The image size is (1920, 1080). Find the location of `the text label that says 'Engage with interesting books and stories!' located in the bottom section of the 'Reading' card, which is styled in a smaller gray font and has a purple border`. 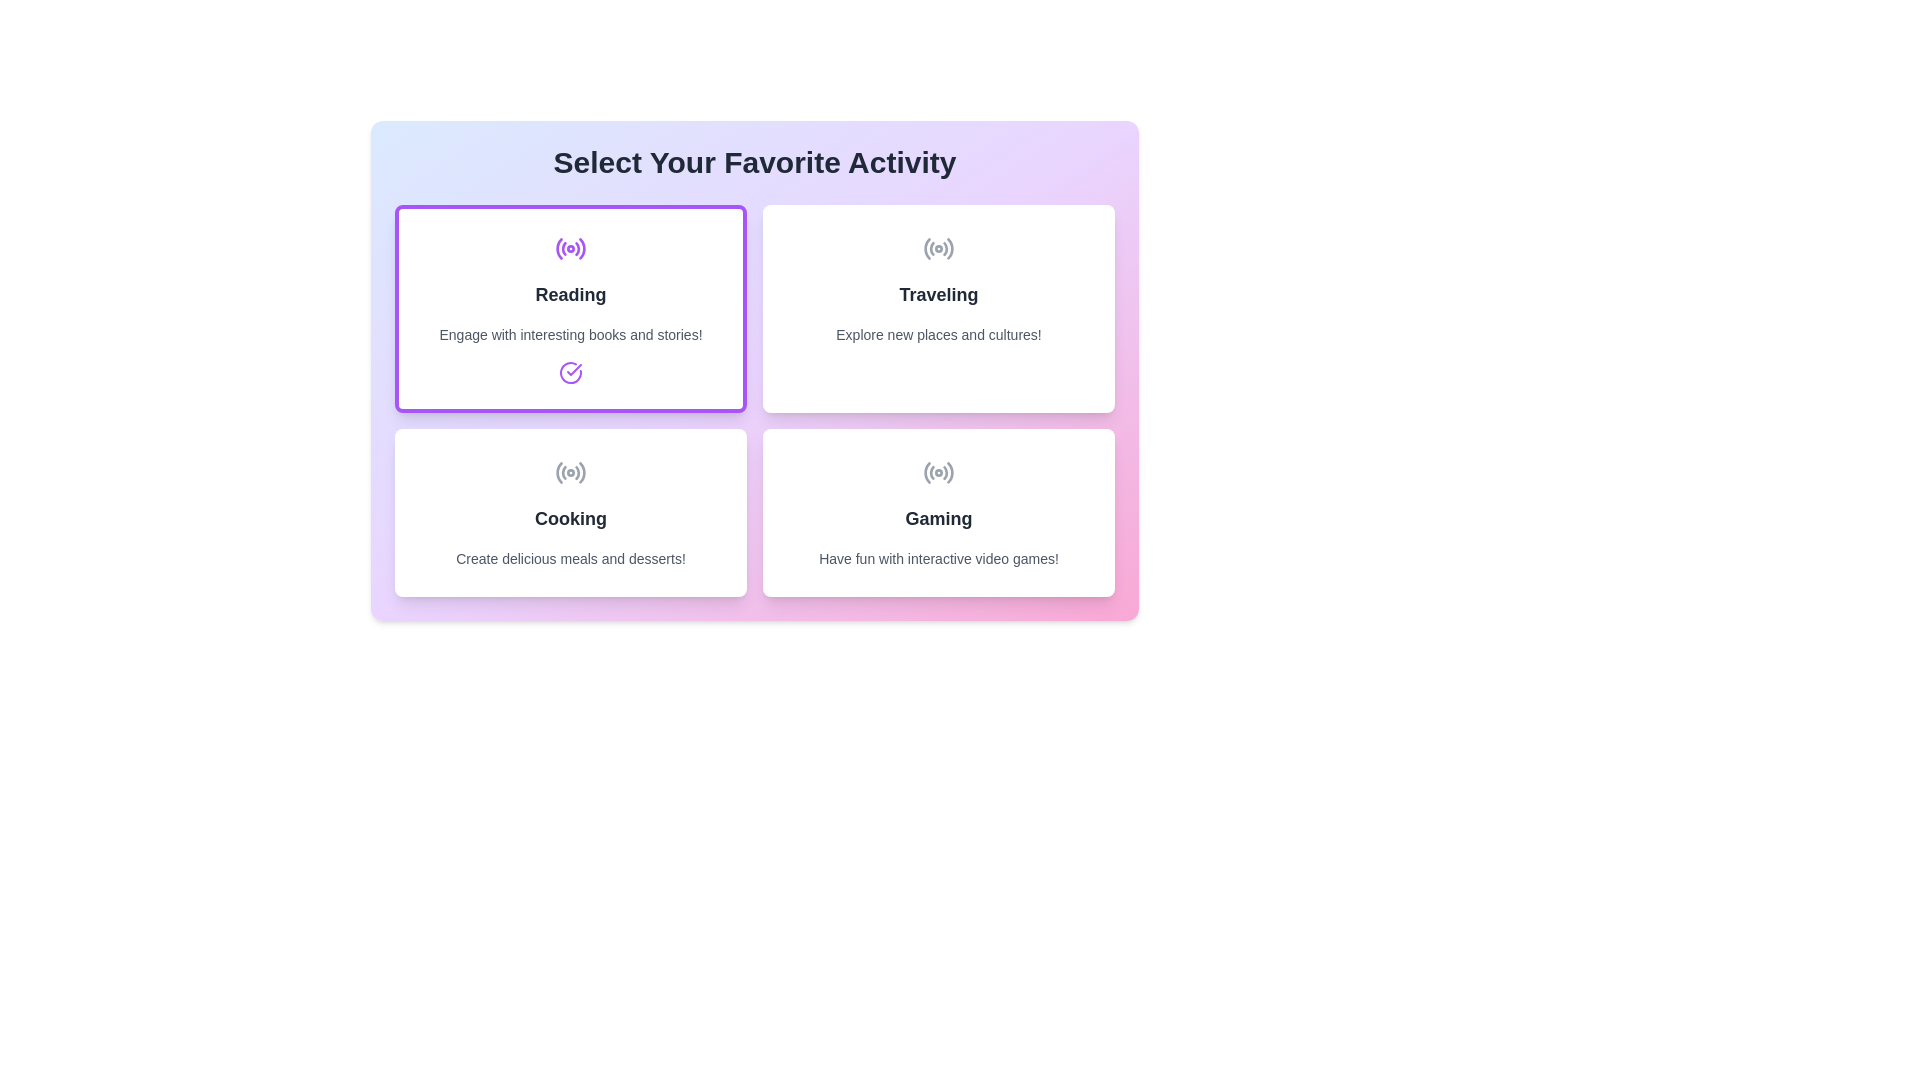

the text label that says 'Engage with interesting books and stories!' located in the bottom section of the 'Reading' card, which is styled in a smaller gray font and has a purple border is located at coordinates (570, 334).